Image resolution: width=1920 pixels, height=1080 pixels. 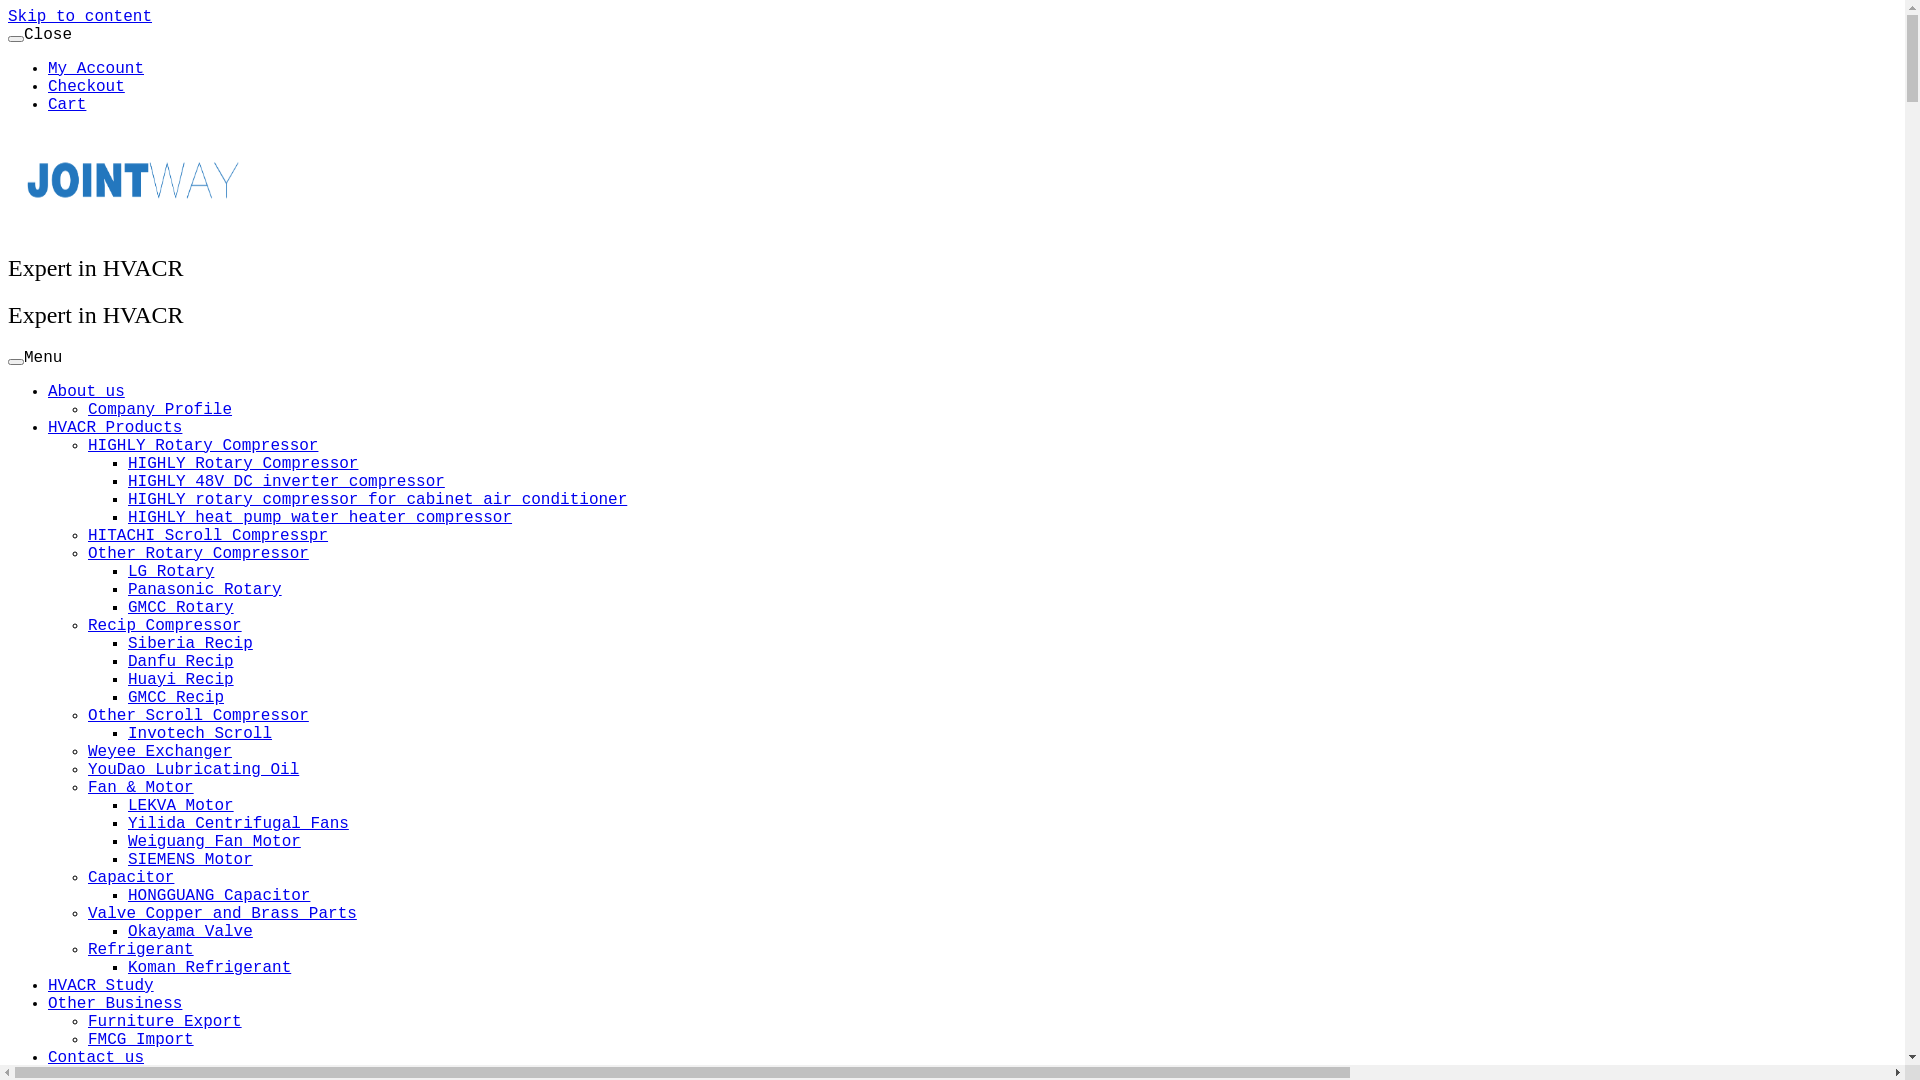 I want to click on 'HVACR Products', so click(x=48, y=427).